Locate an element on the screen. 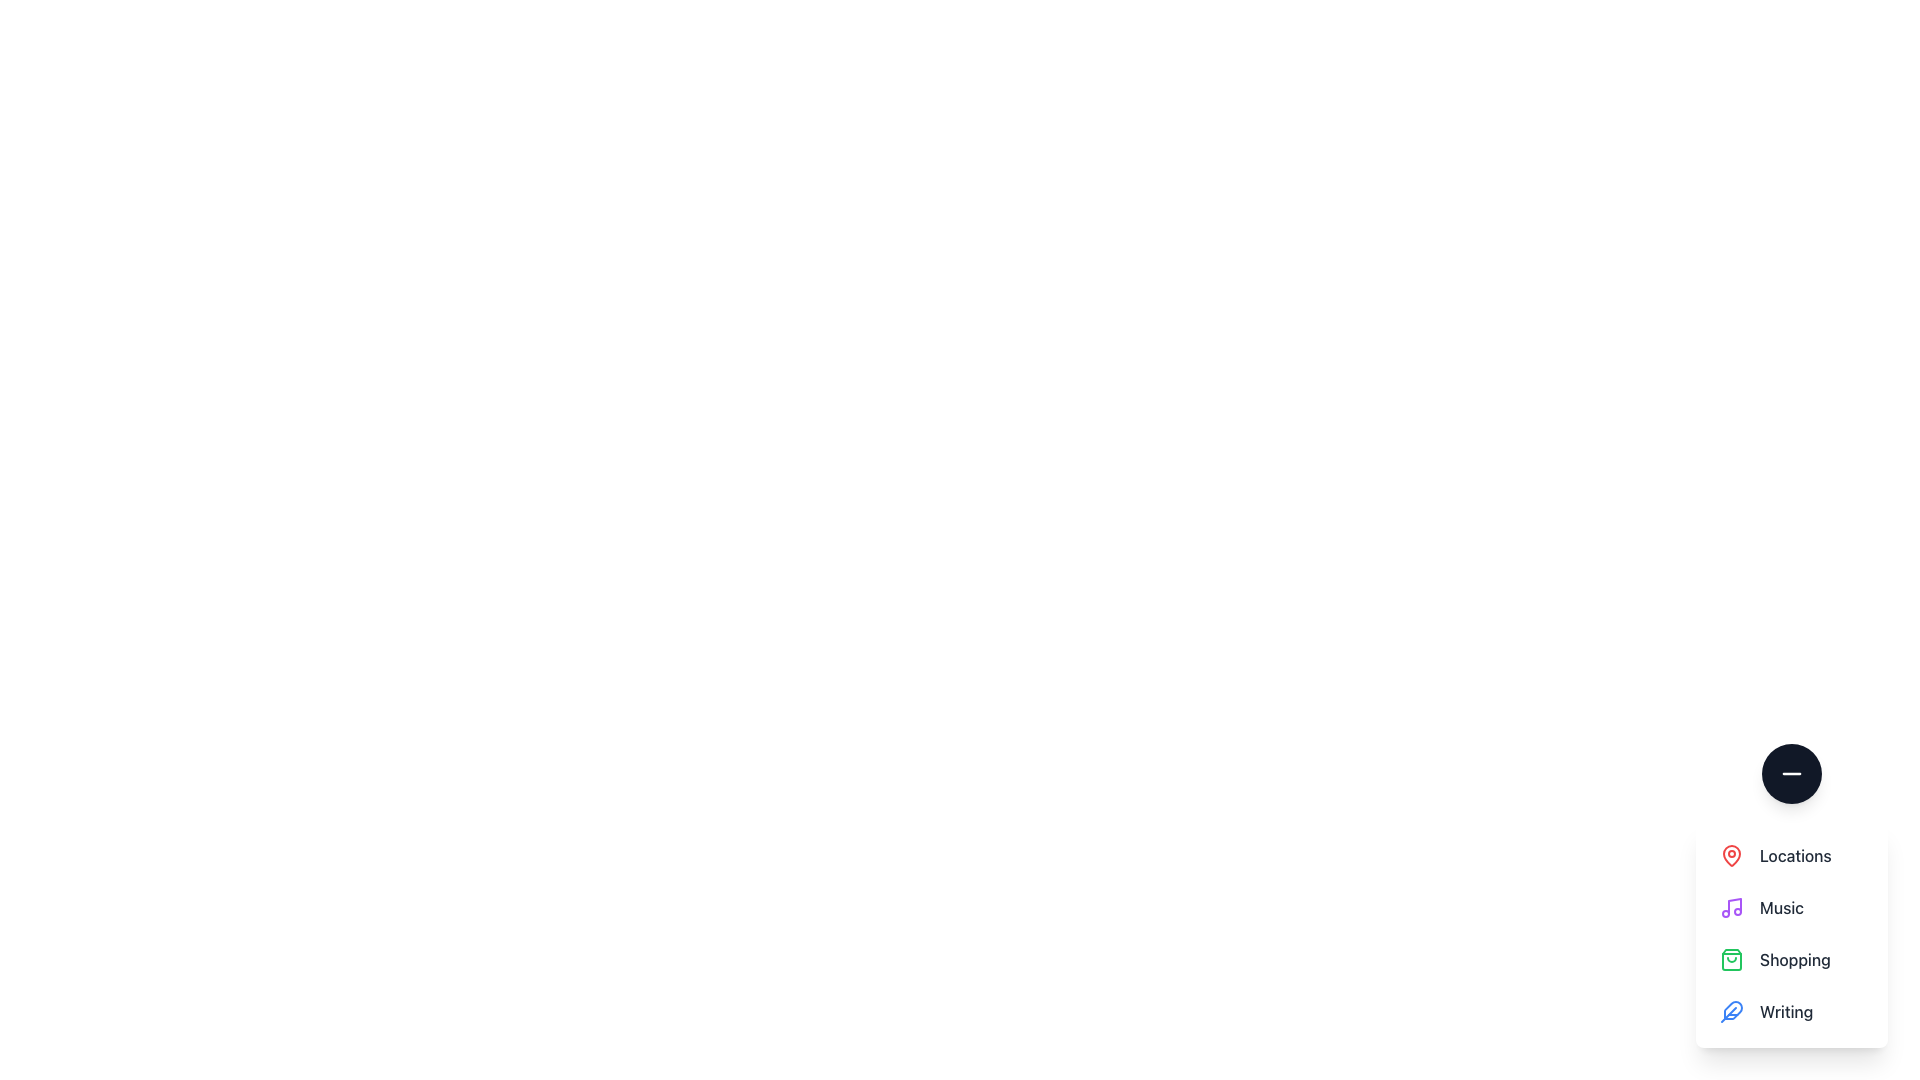 The image size is (1920, 1080). the circular button with a dark gray or black background that resembles a minus sign to trigger its hover effect is located at coordinates (1791, 773).